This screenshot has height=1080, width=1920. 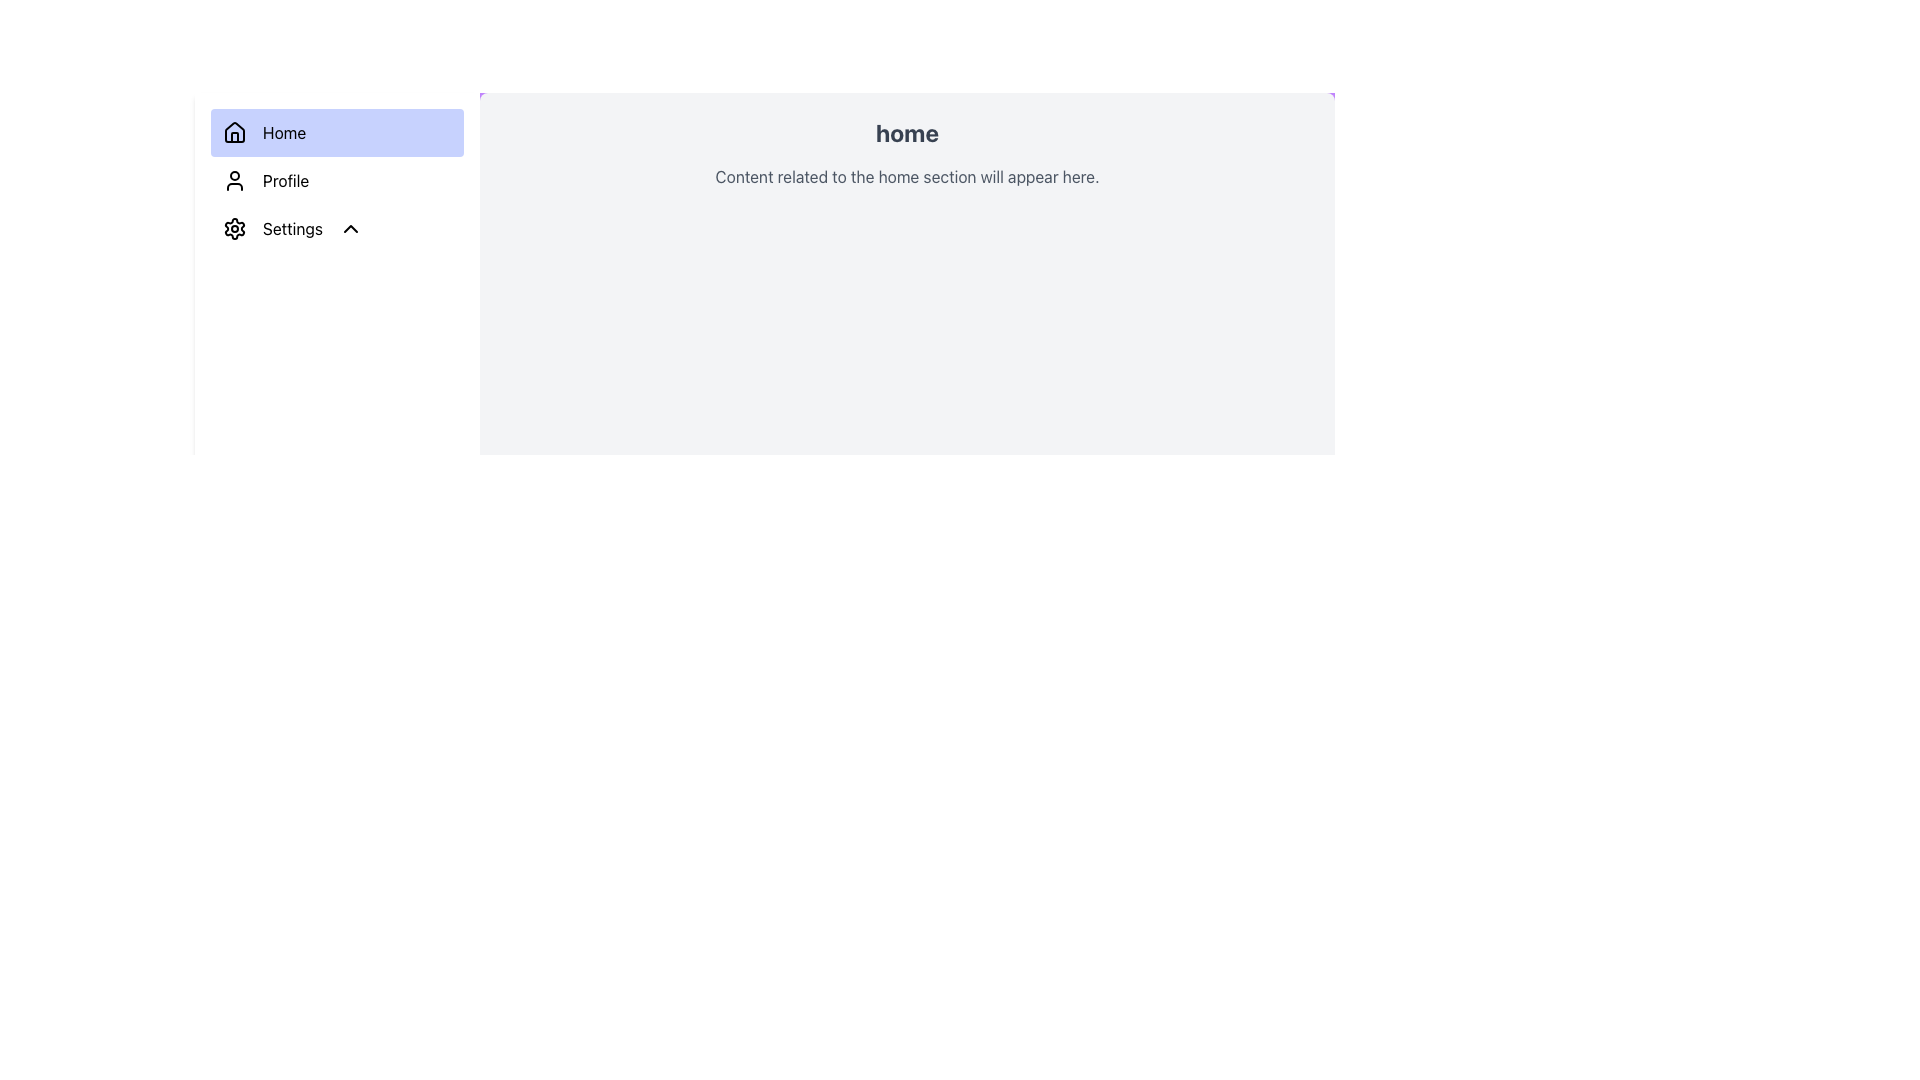 What do you see at coordinates (337, 227) in the screenshot?
I see `the third menu item in the sidebar navigation that leads to the settings section of the application` at bounding box center [337, 227].